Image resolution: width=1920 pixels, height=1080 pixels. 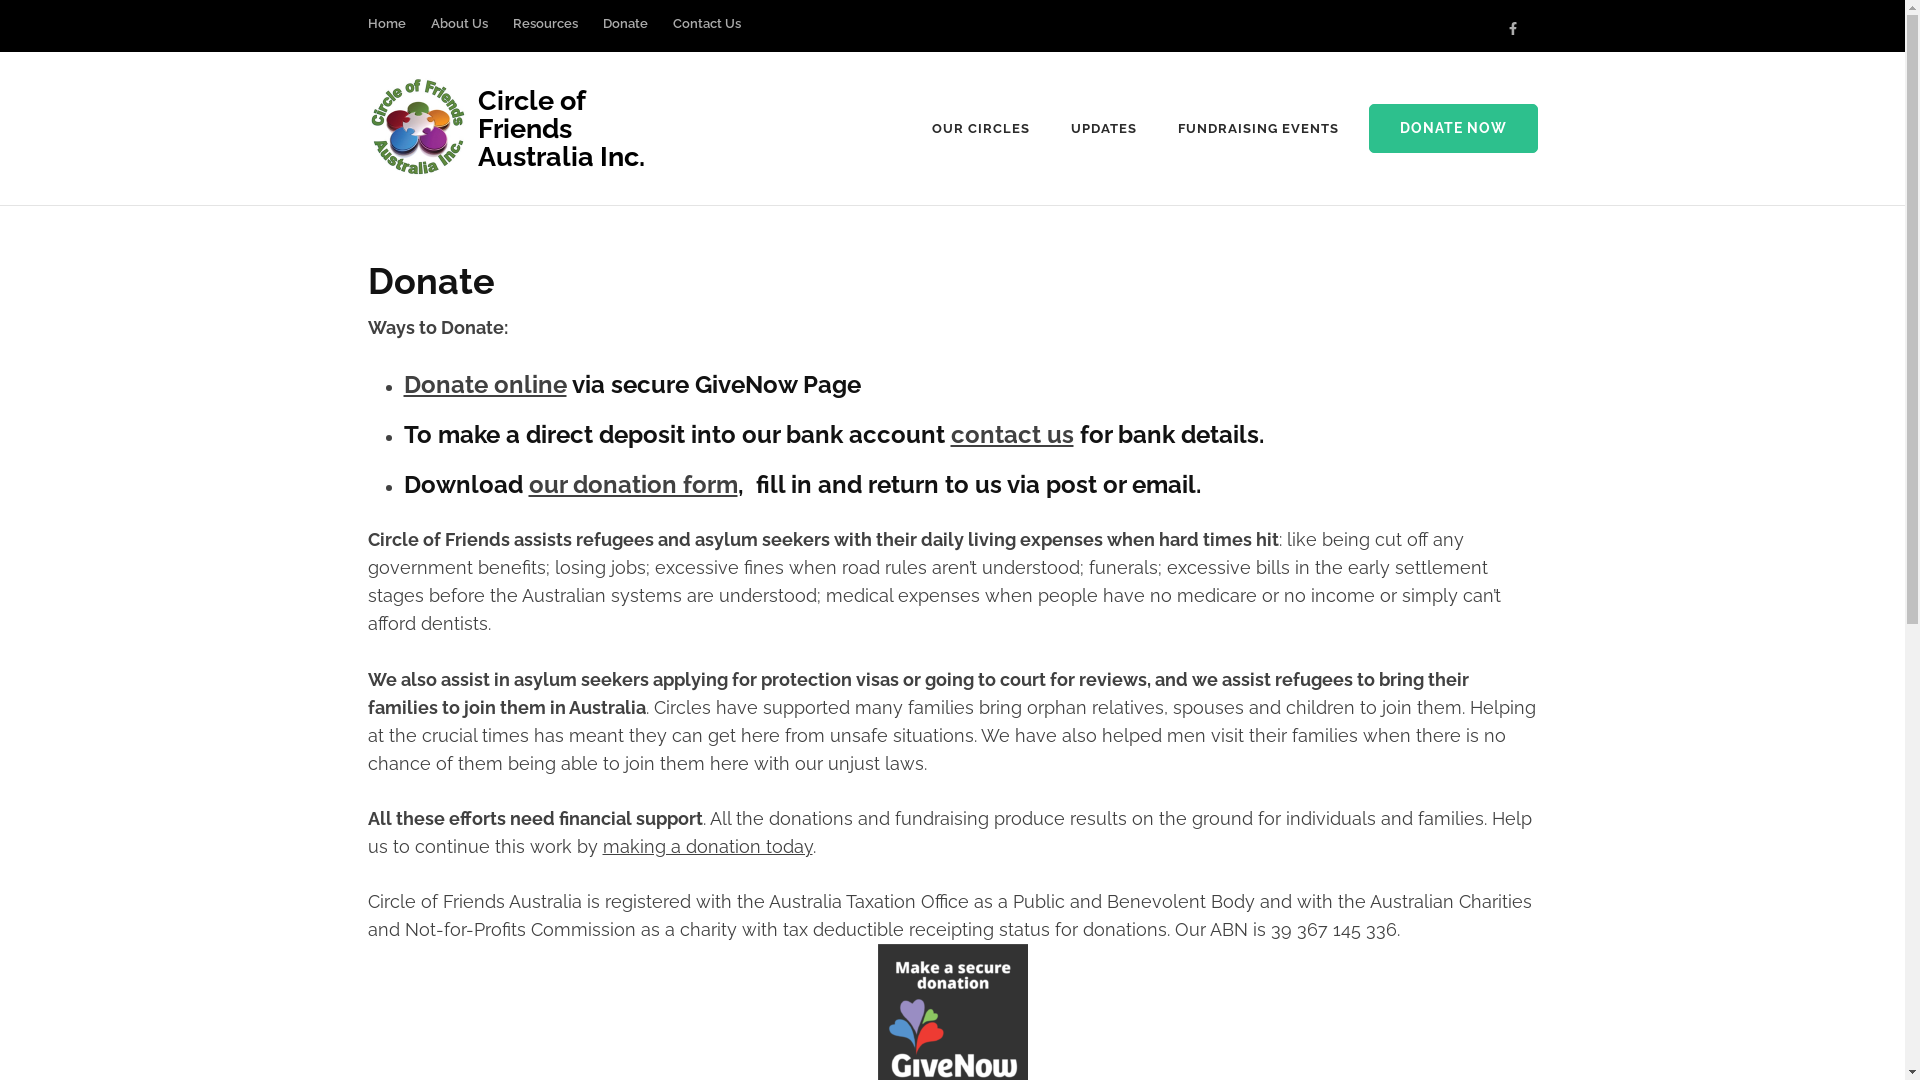 I want to click on 'Donate', so click(x=623, y=33).